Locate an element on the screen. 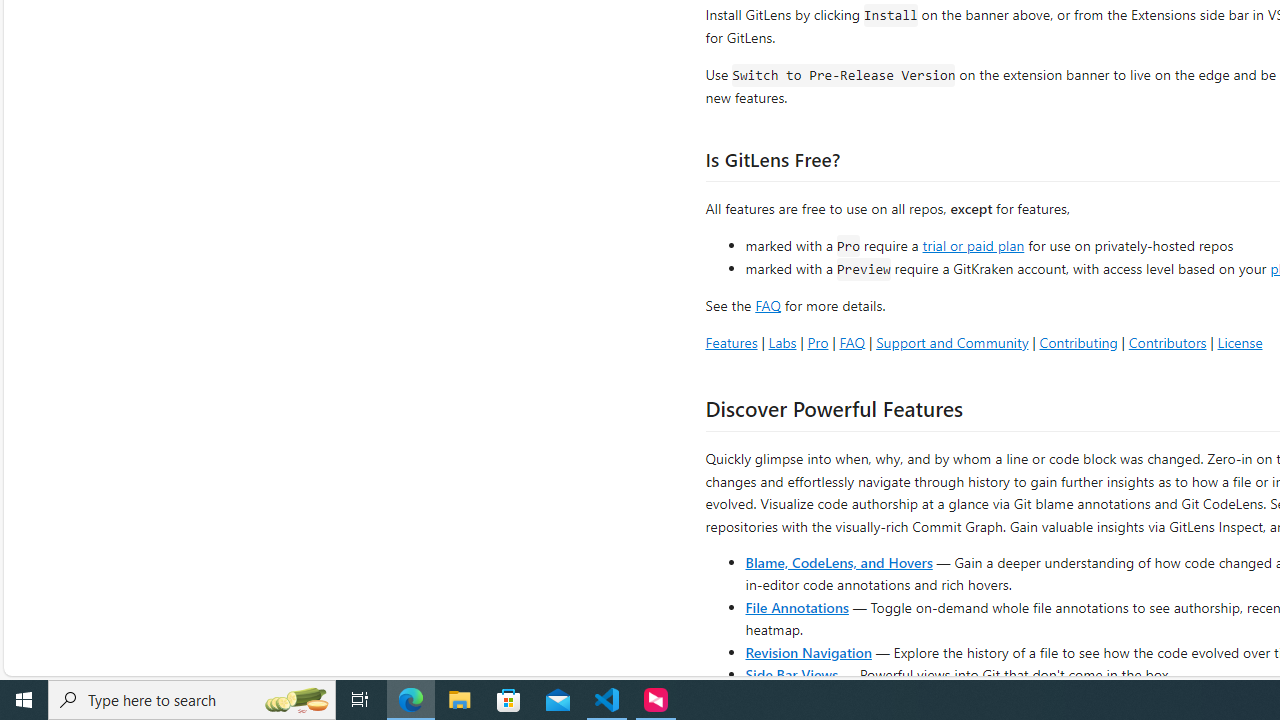  'Side Bar Views' is located at coordinates (790, 673).